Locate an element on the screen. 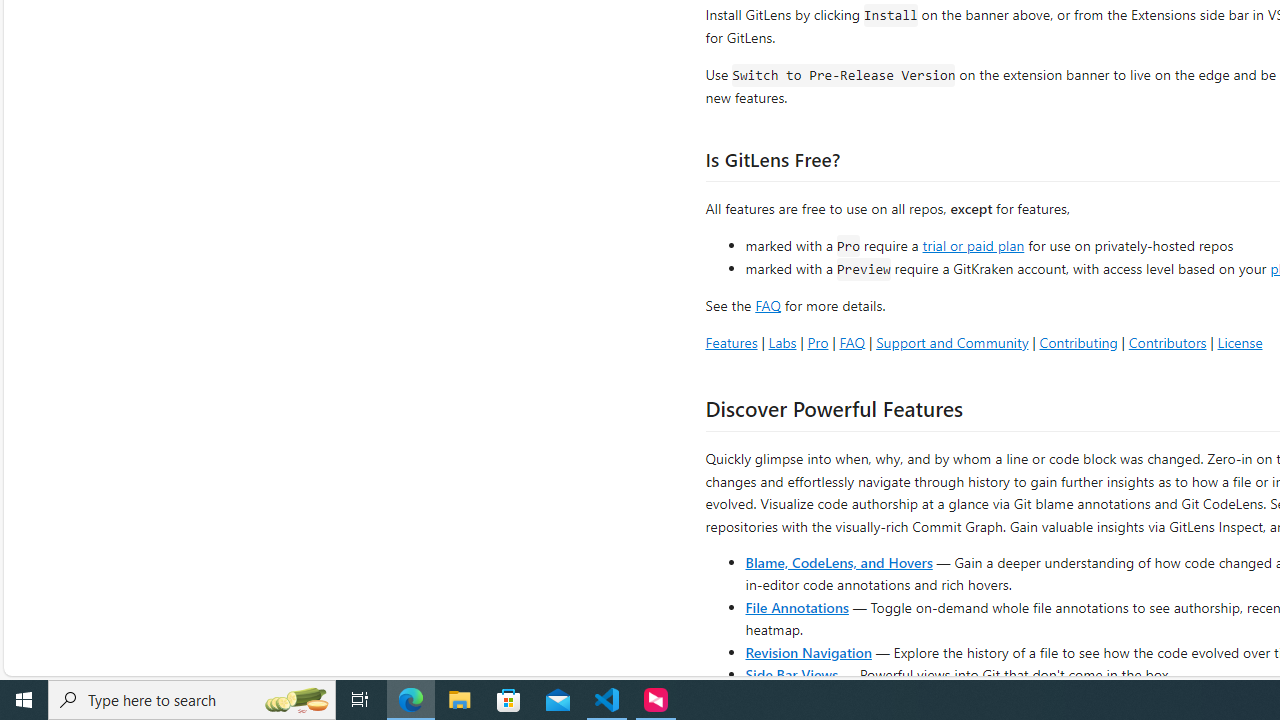  'Side Bar Views' is located at coordinates (790, 673).